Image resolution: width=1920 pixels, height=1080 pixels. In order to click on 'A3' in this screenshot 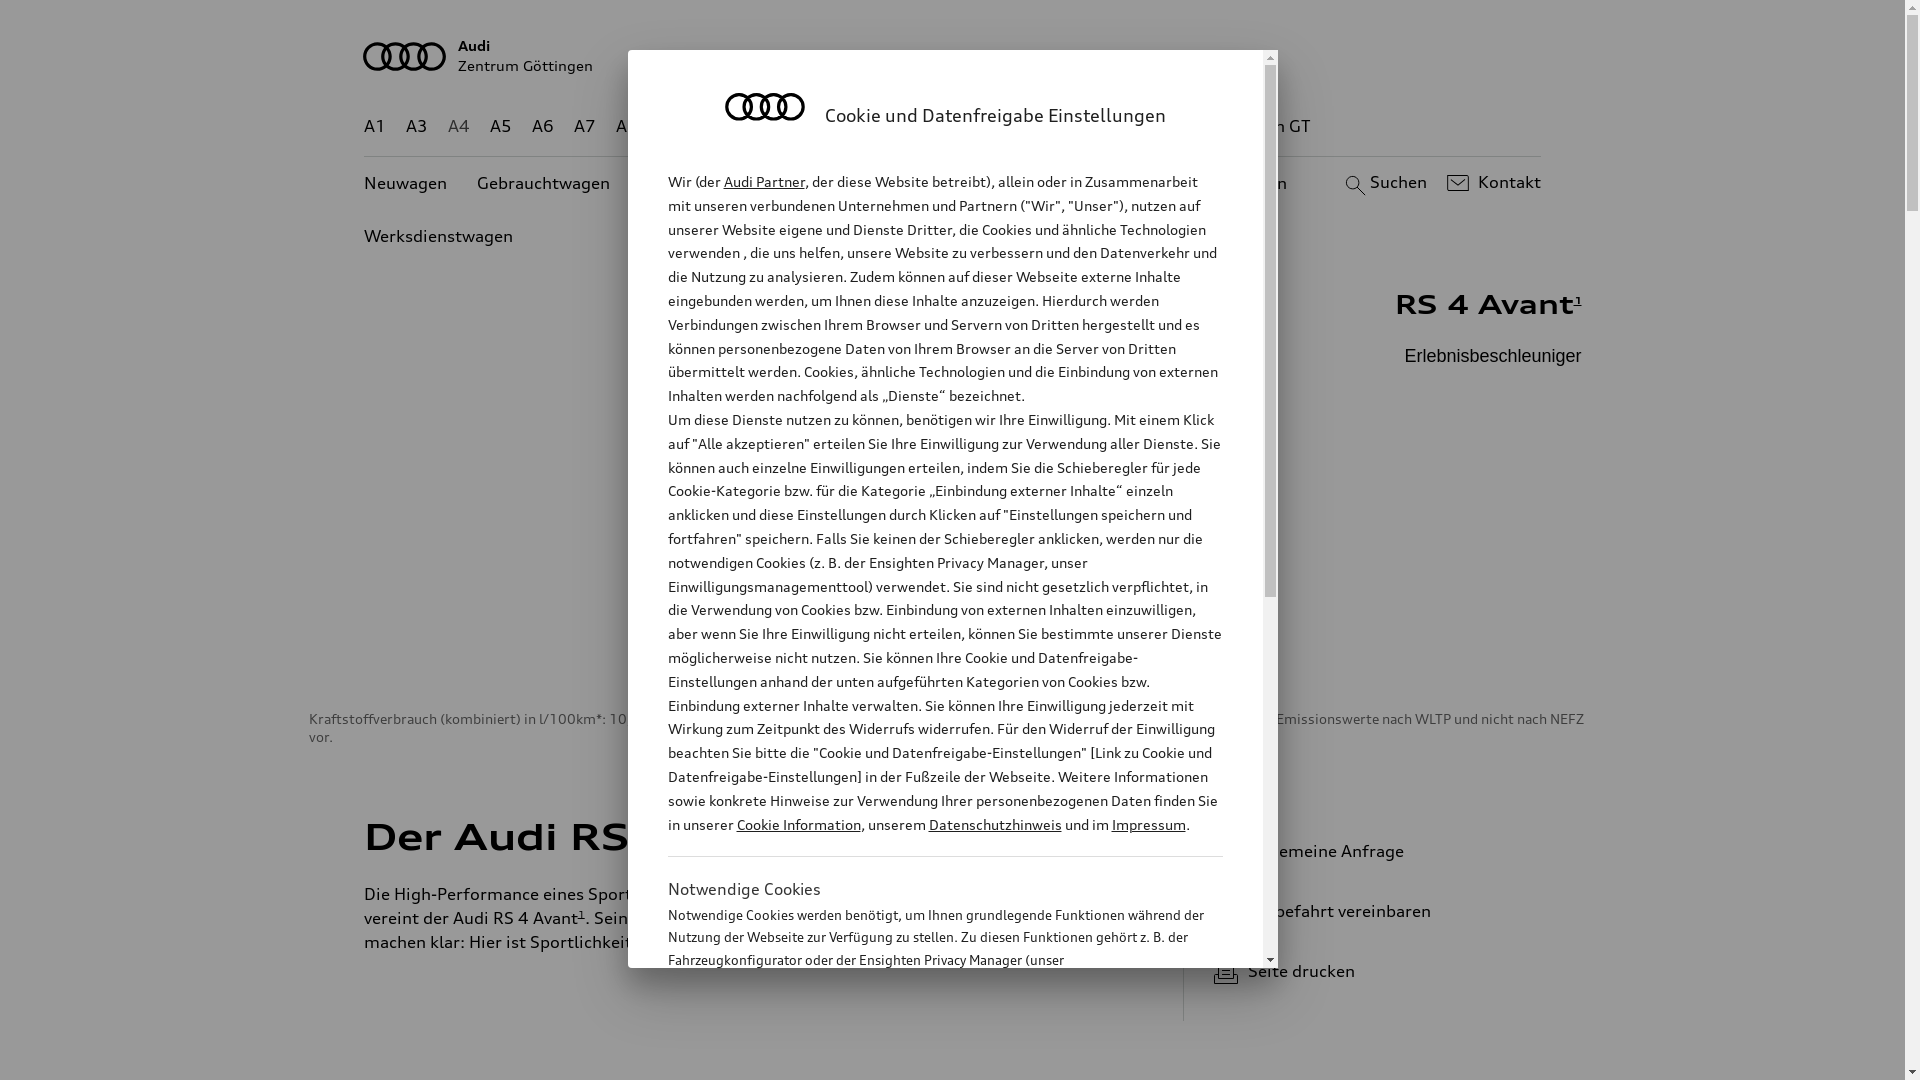, I will do `click(416, 126)`.